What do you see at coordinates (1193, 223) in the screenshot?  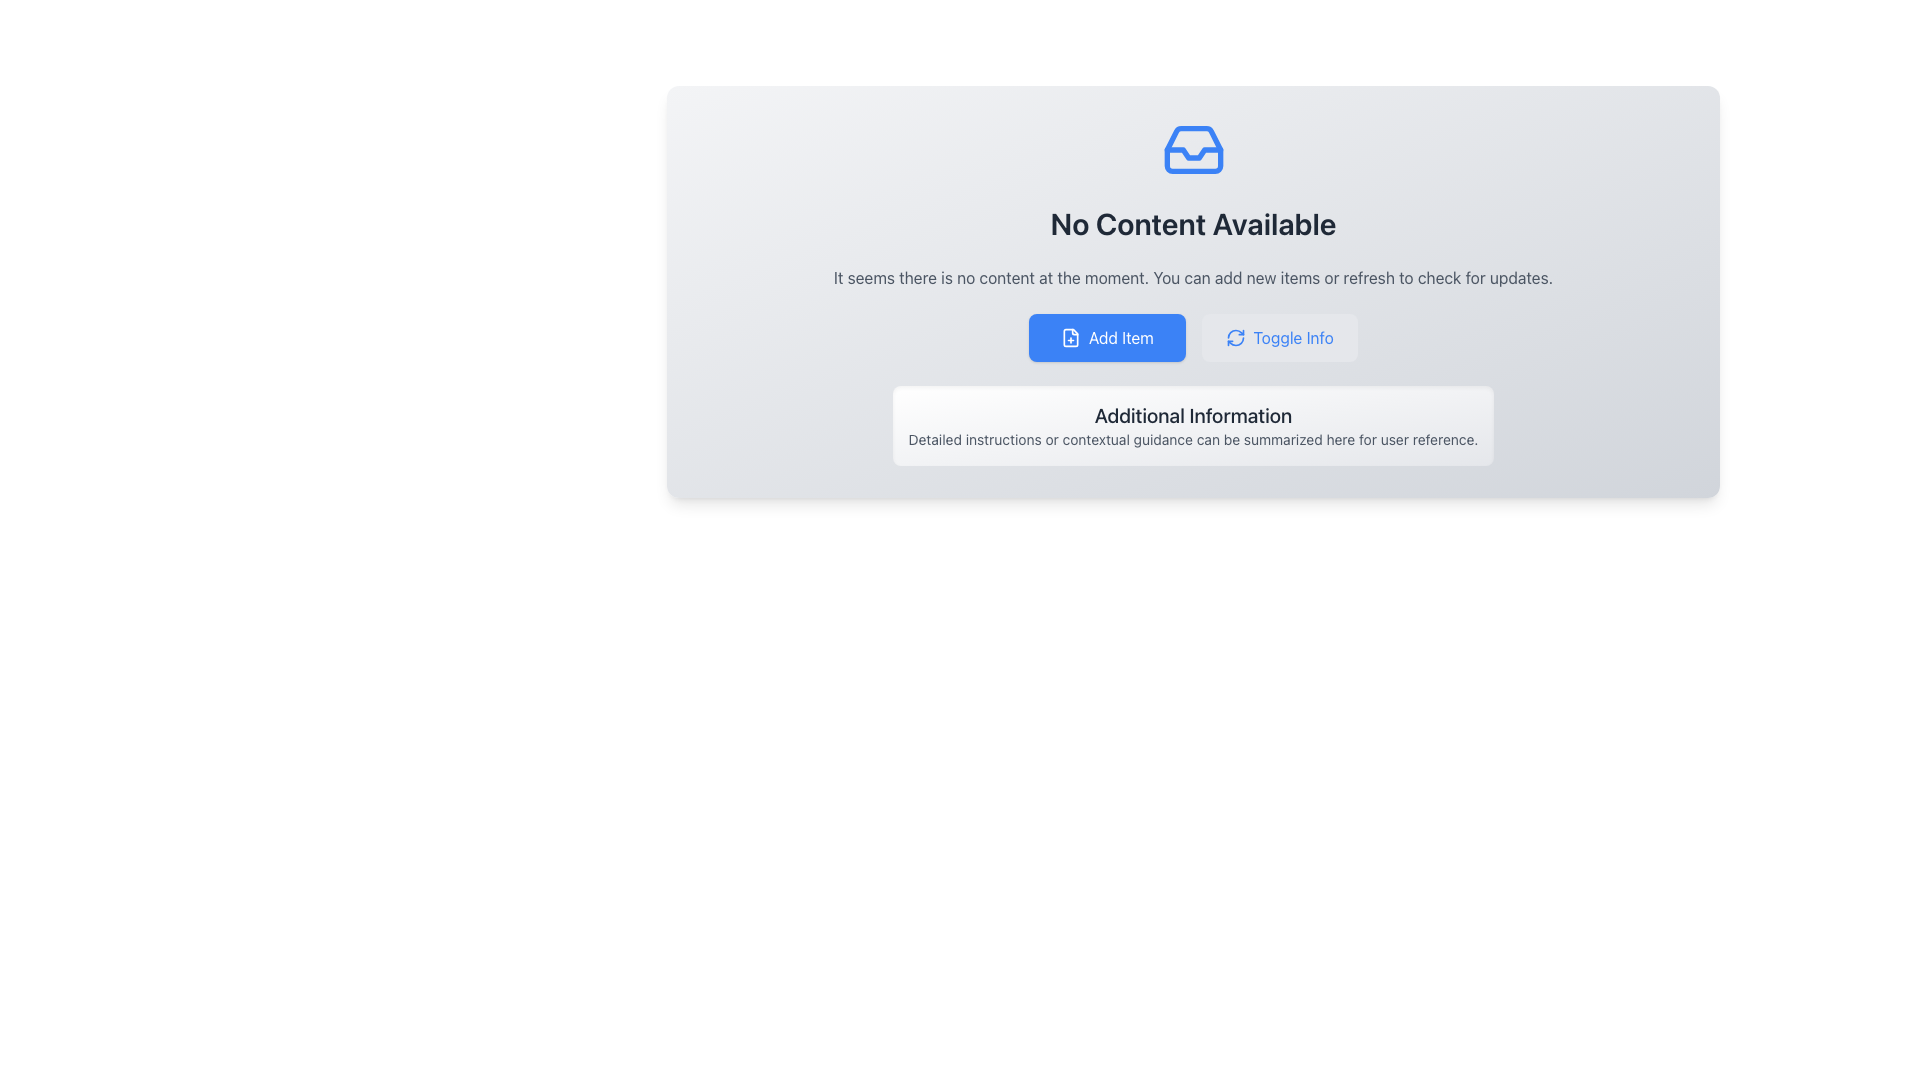 I see `the Text Label that indicates the current state of content availability, signaling users that no content is currently present` at bounding box center [1193, 223].